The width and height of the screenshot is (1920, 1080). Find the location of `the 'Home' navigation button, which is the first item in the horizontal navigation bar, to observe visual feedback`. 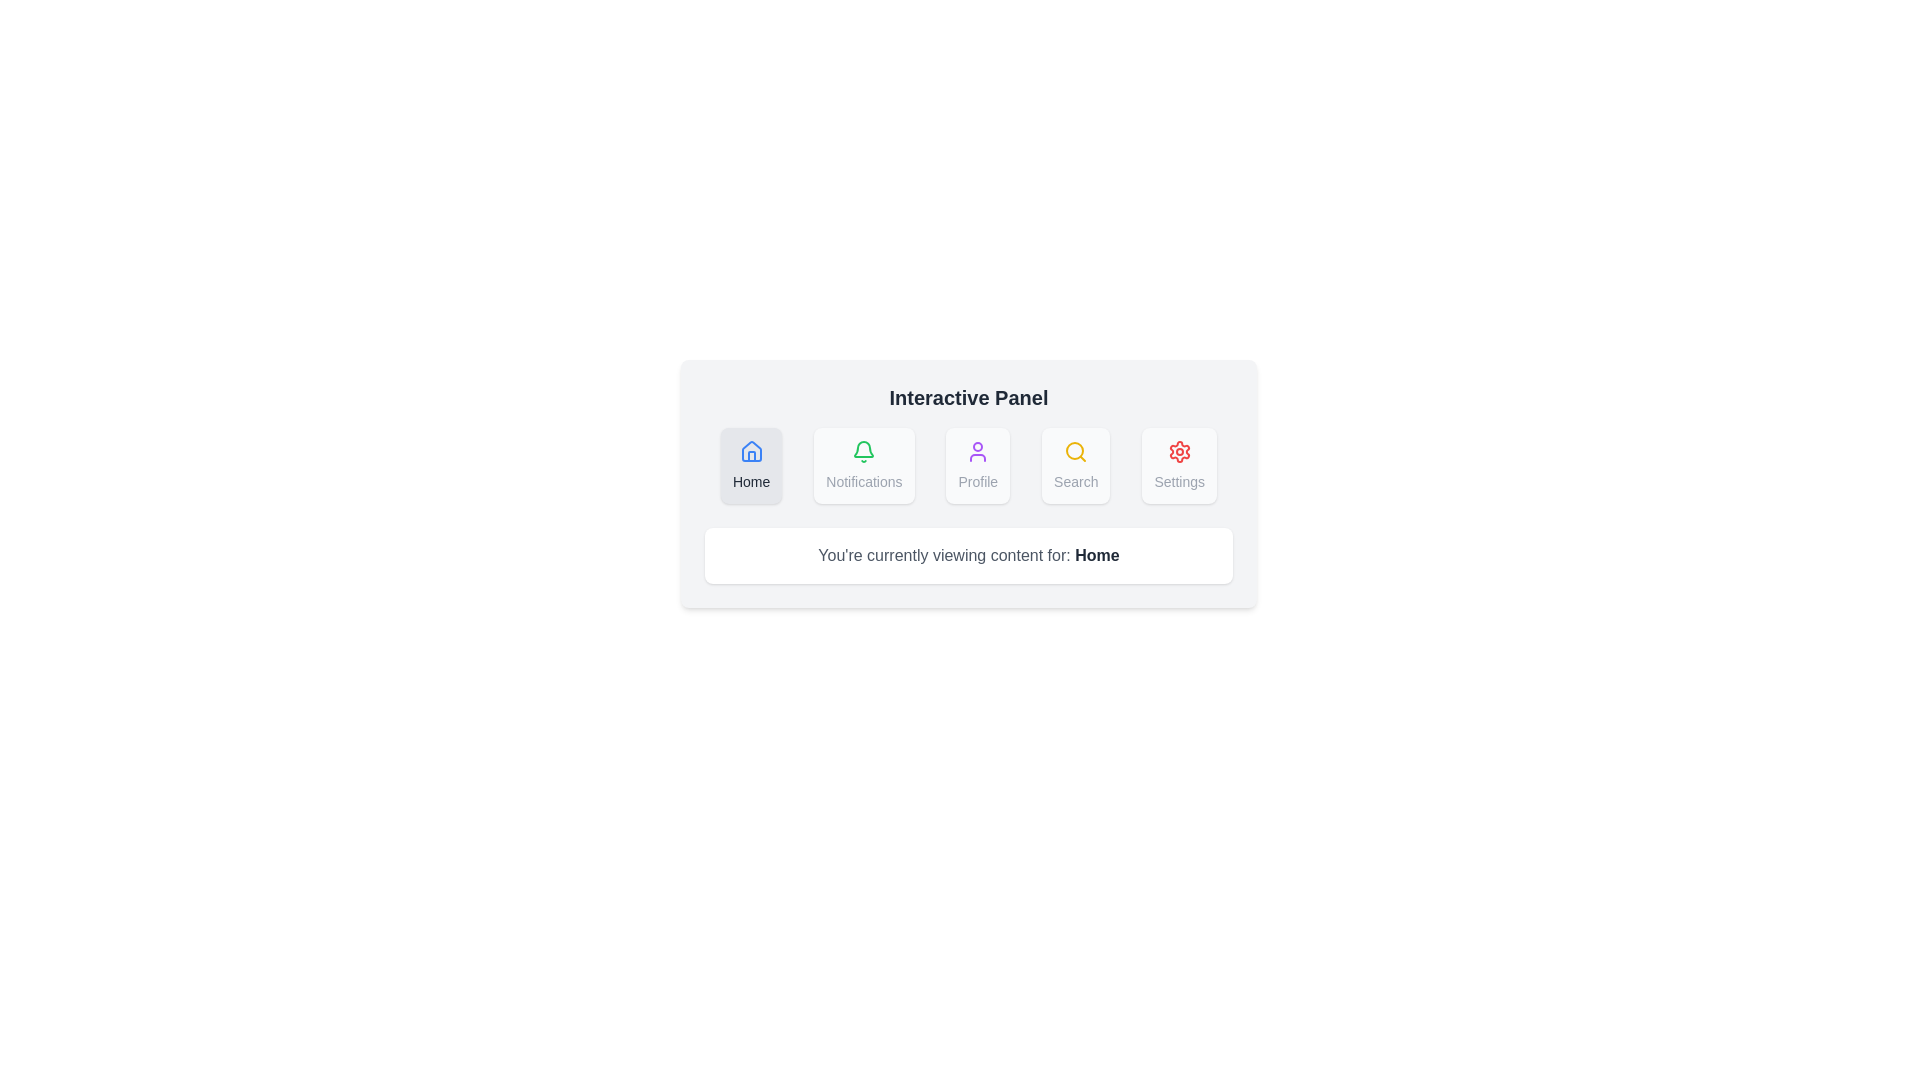

the 'Home' navigation button, which is the first item in the horizontal navigation bar, to observe visual feedback is located at coordinates (750, 466).